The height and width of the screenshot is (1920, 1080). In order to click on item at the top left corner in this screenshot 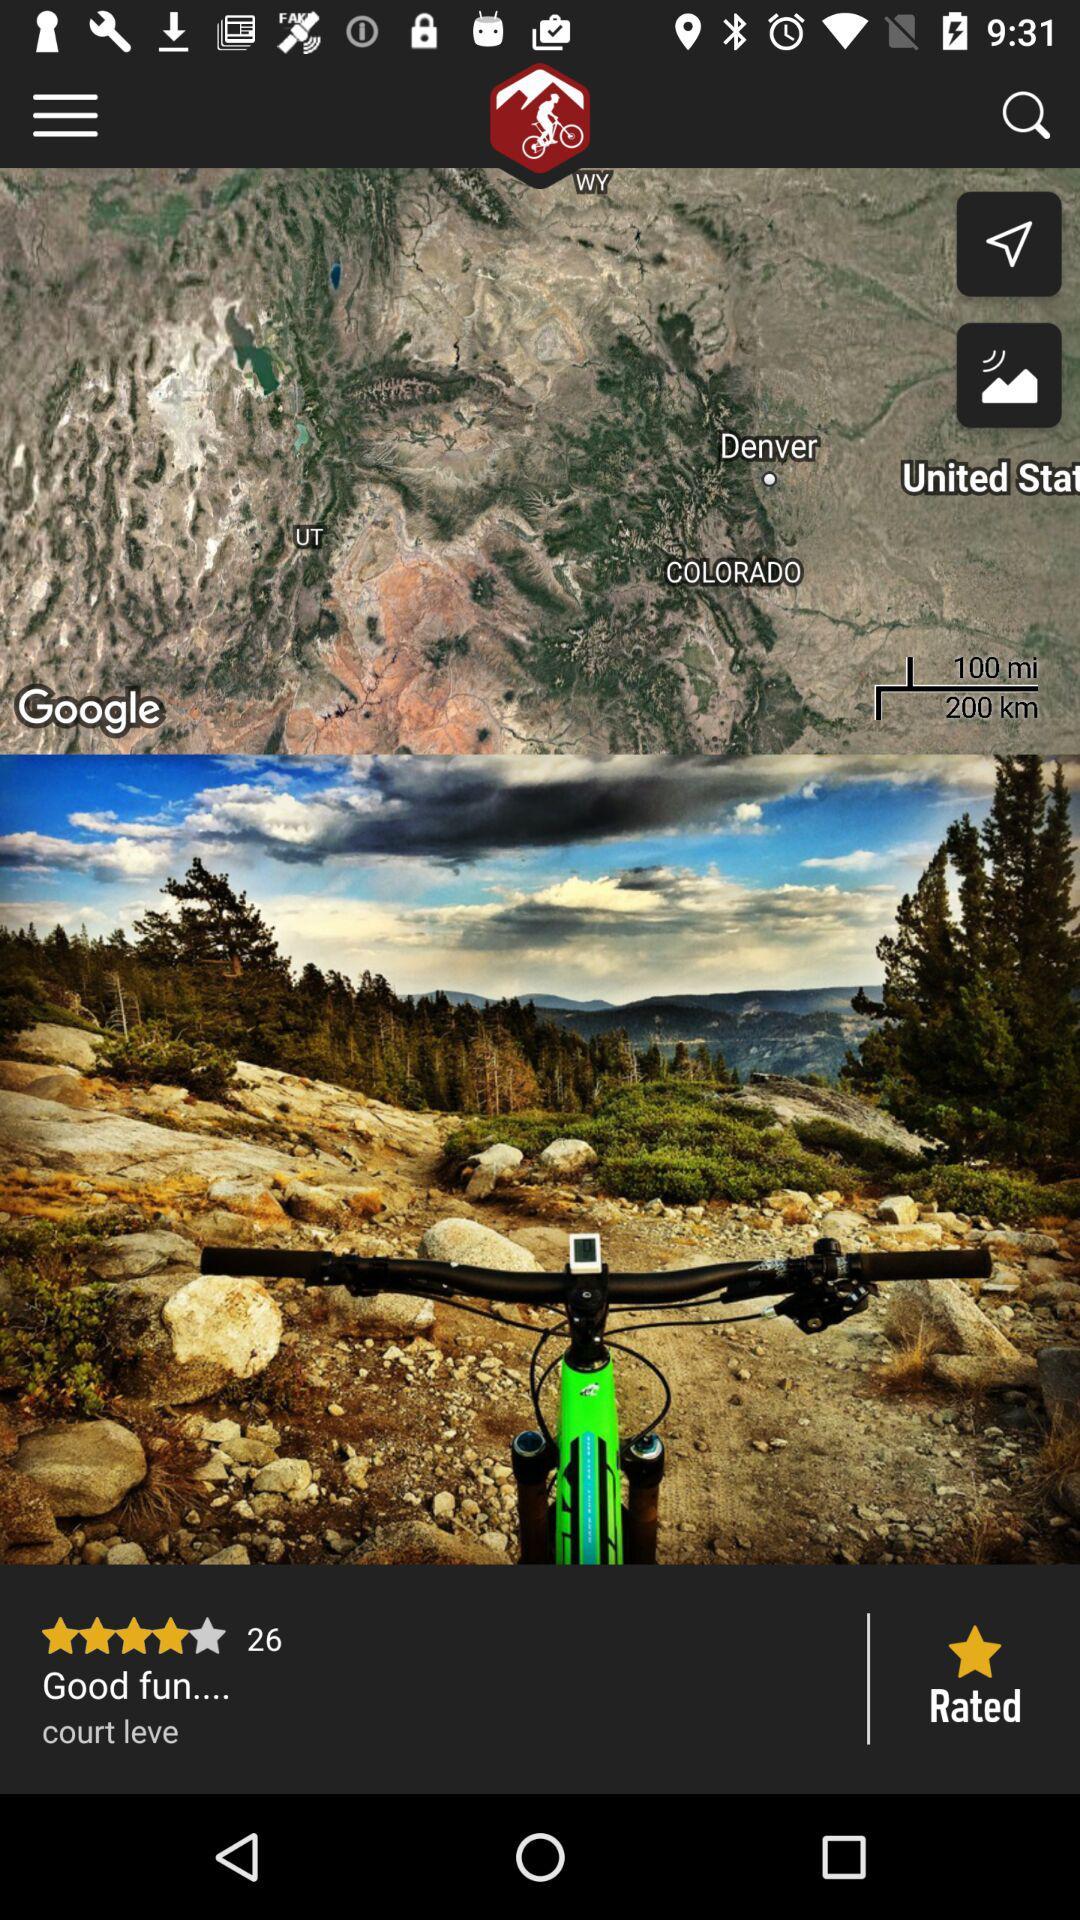, I will do `click(64, 114)`.